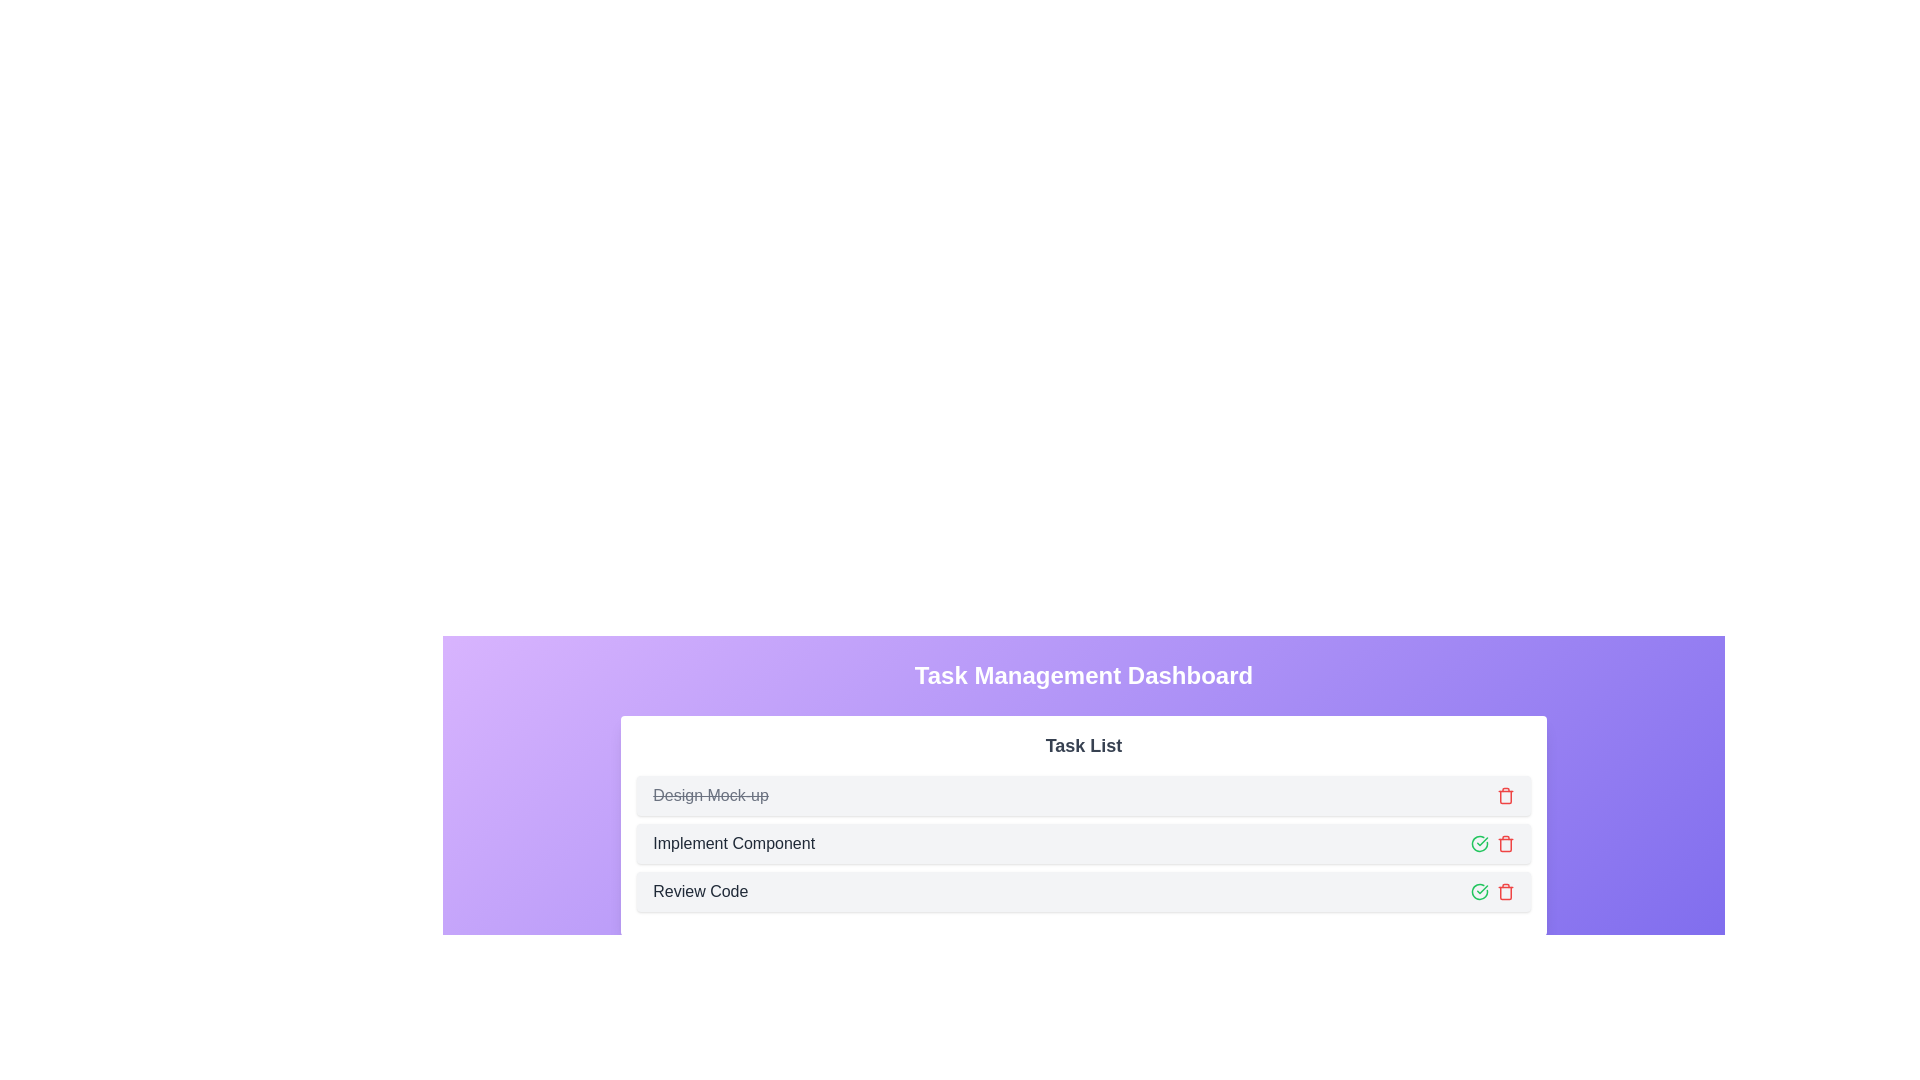 This screenshot has height=1080, width=1920. What do you see at coordinates (1083, 745) in the screenshot?
I see `the header text labeled 'Task List', which is styled in bold and slightly larger font, gray in color, and positioned at the top of the task details panel` at bounding box center [1083, 745].